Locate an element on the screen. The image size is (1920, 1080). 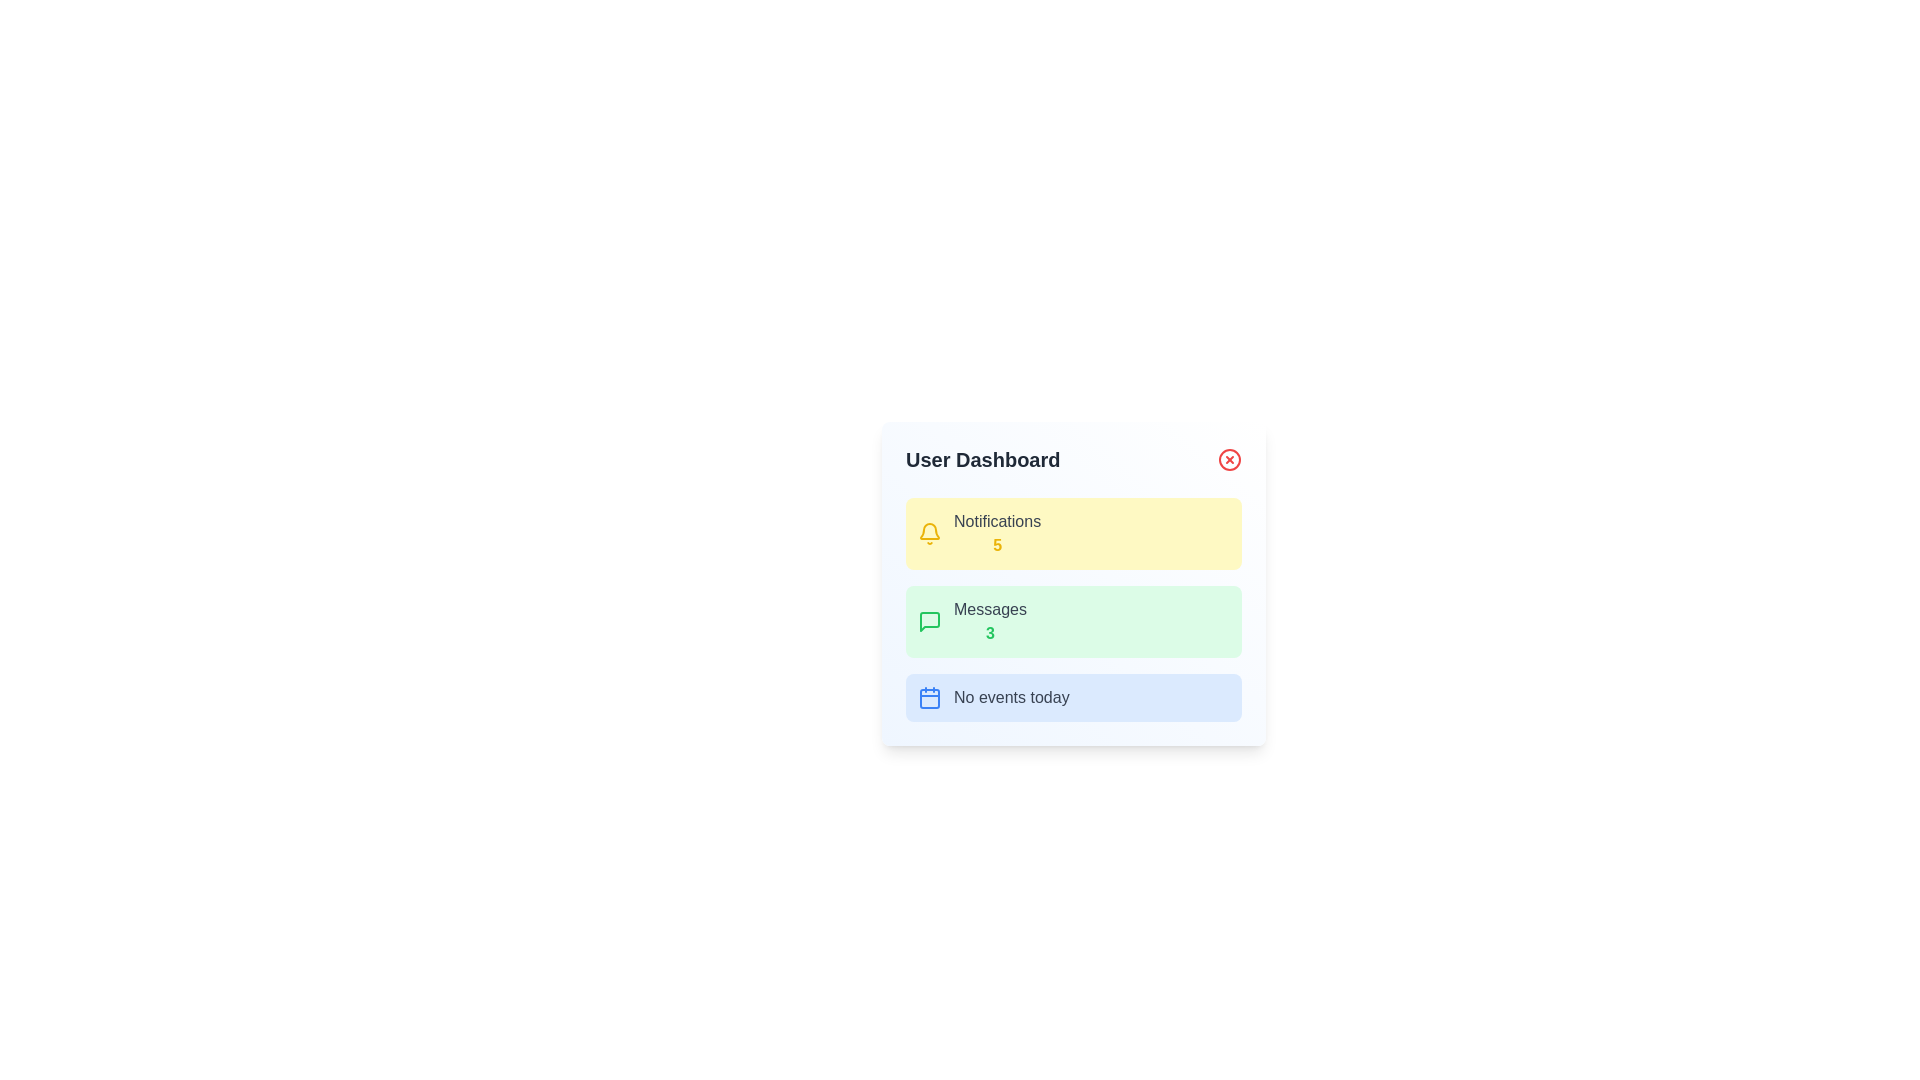
the bold, green-colored number '3' located at the bottom-right side of the green-highlighted section labeled 'Messages' is located at coordinates (990, 633).